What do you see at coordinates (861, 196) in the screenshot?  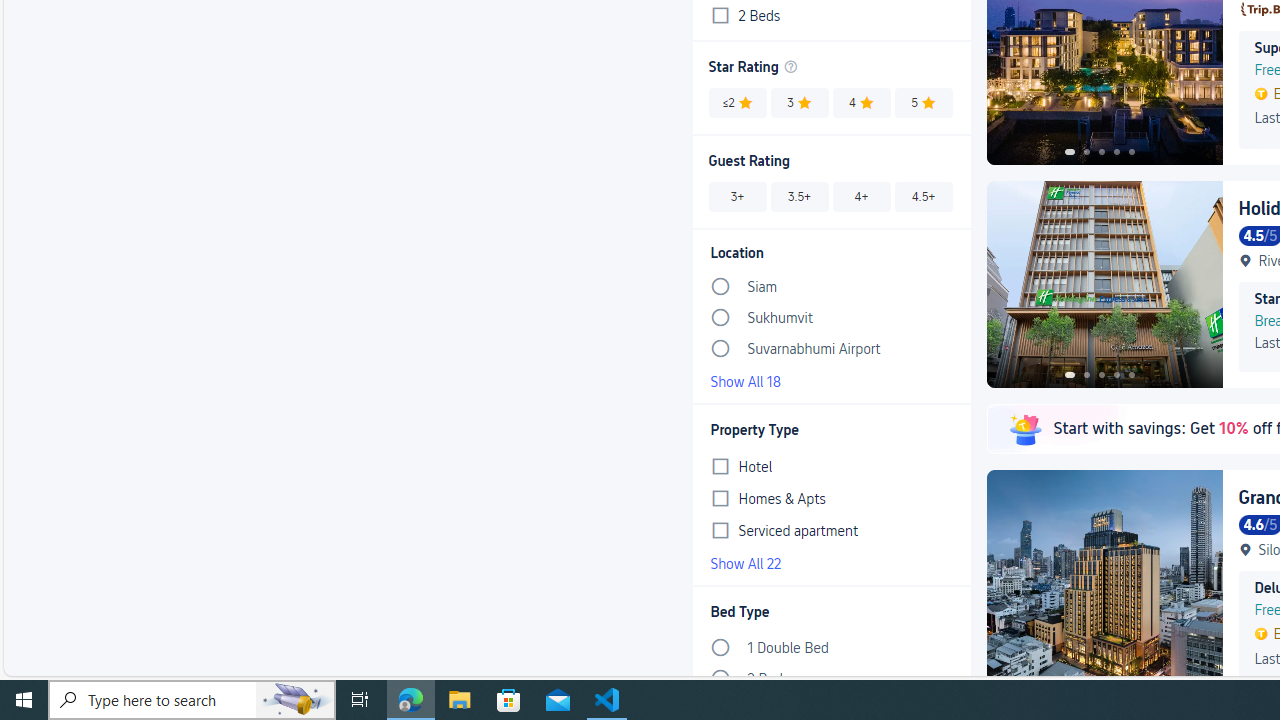 I see `'4+'` at bounding box center [861, 196].